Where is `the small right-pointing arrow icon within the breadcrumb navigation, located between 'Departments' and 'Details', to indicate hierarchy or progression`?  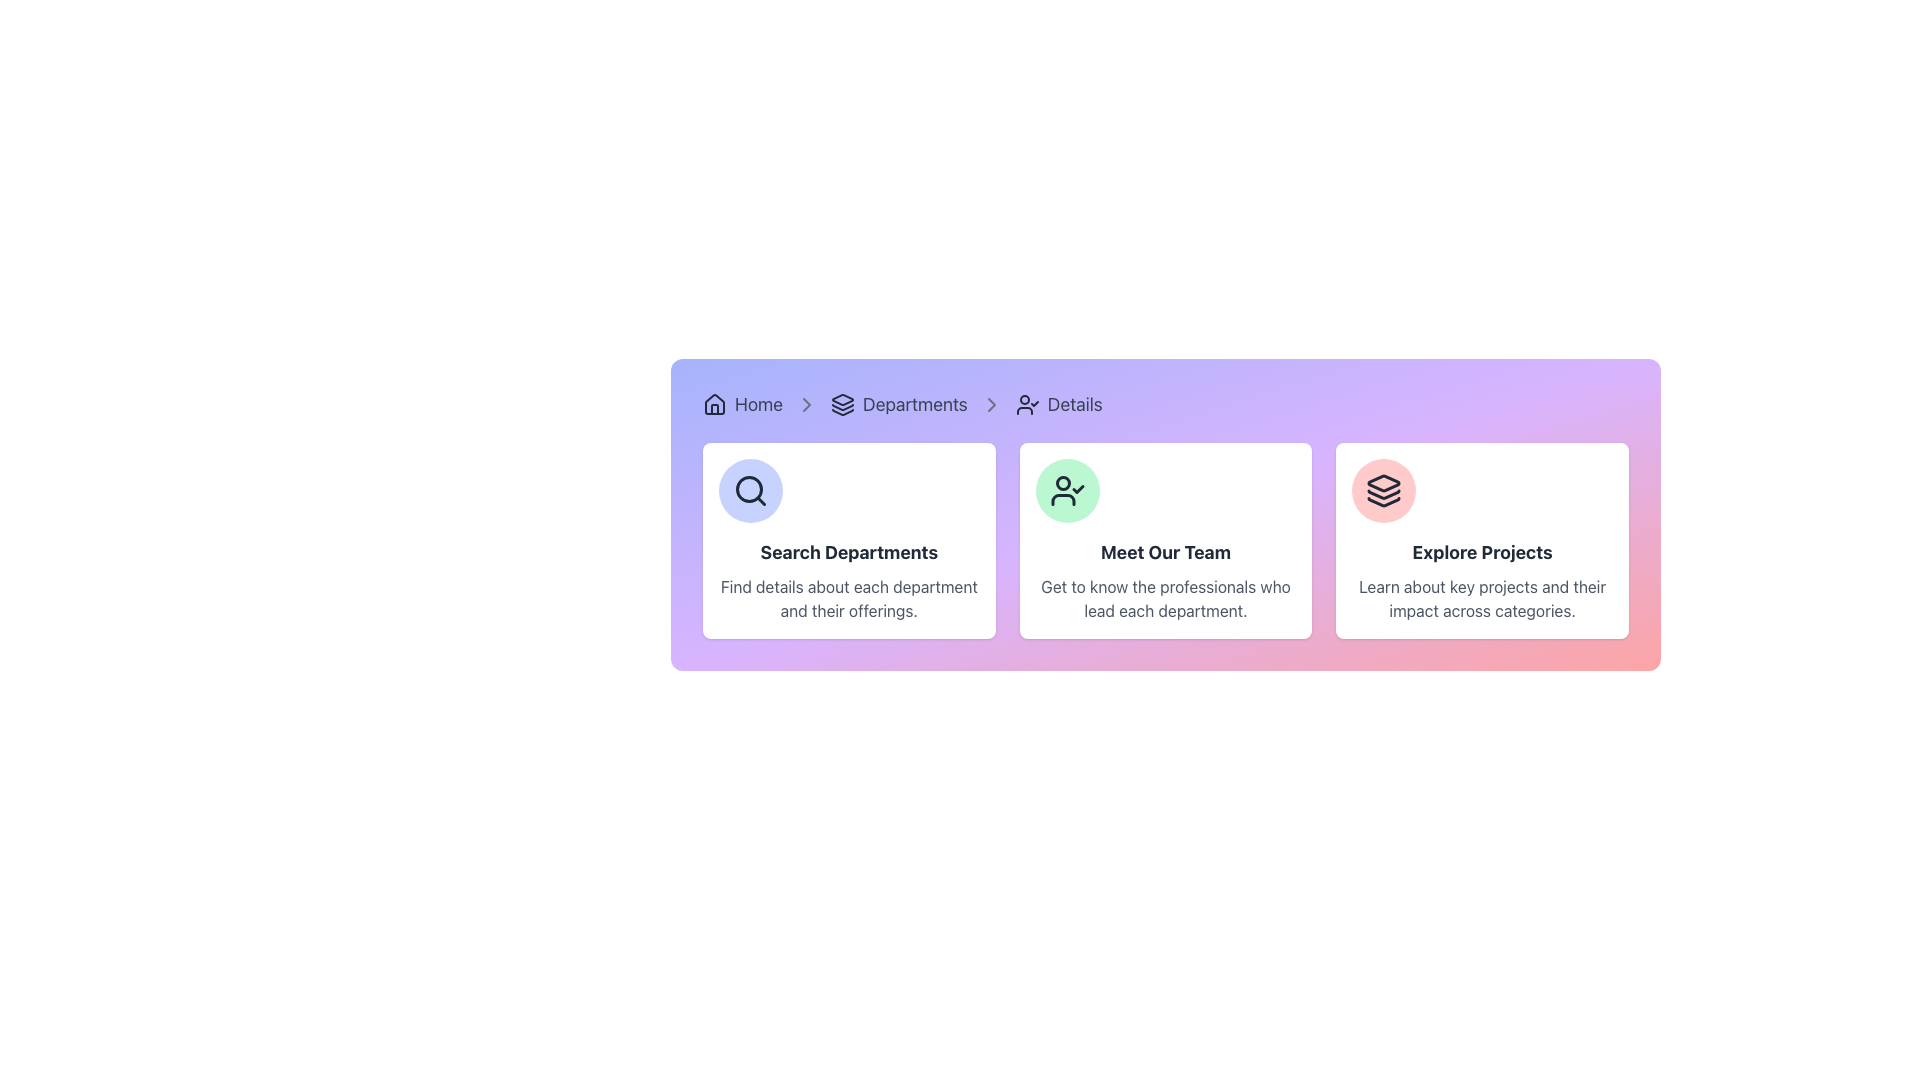
the small right-pointing arrow icon within the breadcrumb navigation, located between 'Departments' and 'Details', to indicate hierarchy or progression is located at coordinates (806, 405).